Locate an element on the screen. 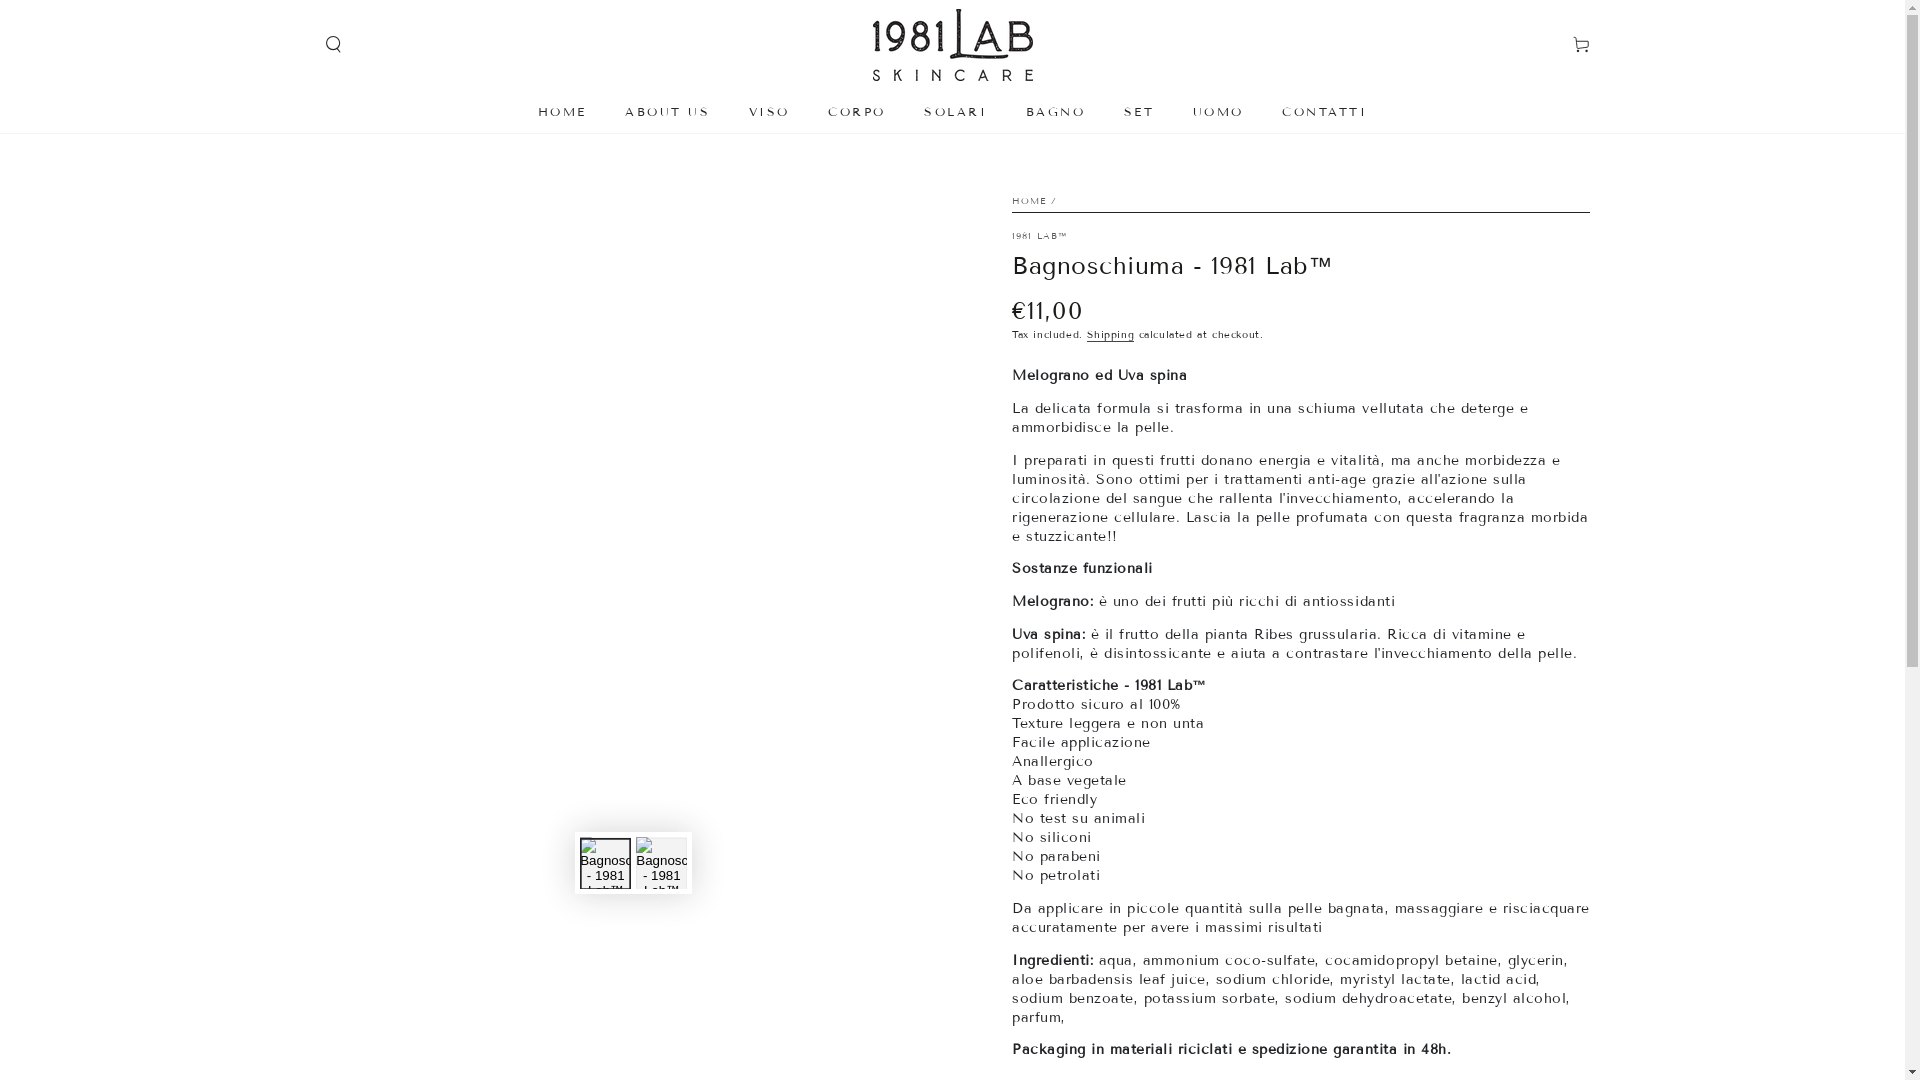 The width and height of the screenshot is (1920, 1080). 'BAGNO' is located at coordinates (1054, 111).